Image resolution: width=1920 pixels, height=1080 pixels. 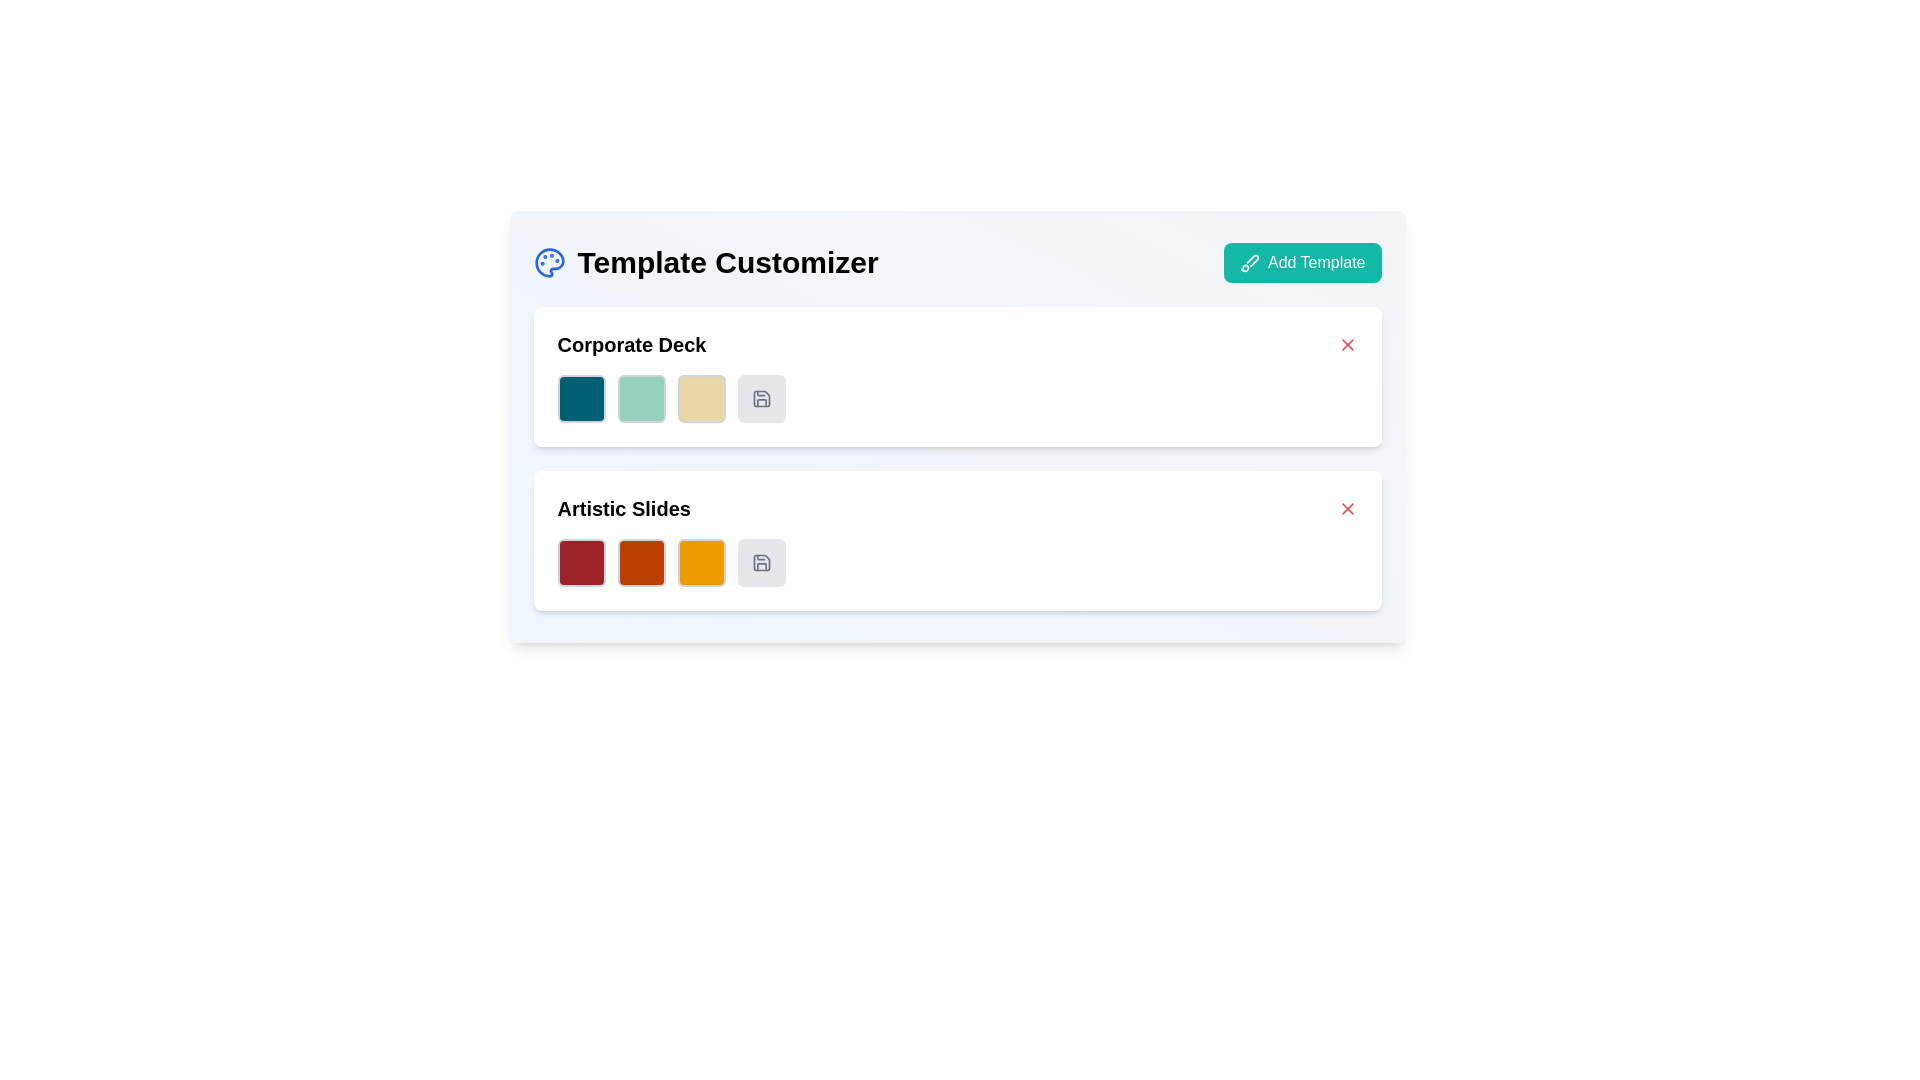 I want to click on the bold text label 'Artistic Slides', so click(x=623, y=508).